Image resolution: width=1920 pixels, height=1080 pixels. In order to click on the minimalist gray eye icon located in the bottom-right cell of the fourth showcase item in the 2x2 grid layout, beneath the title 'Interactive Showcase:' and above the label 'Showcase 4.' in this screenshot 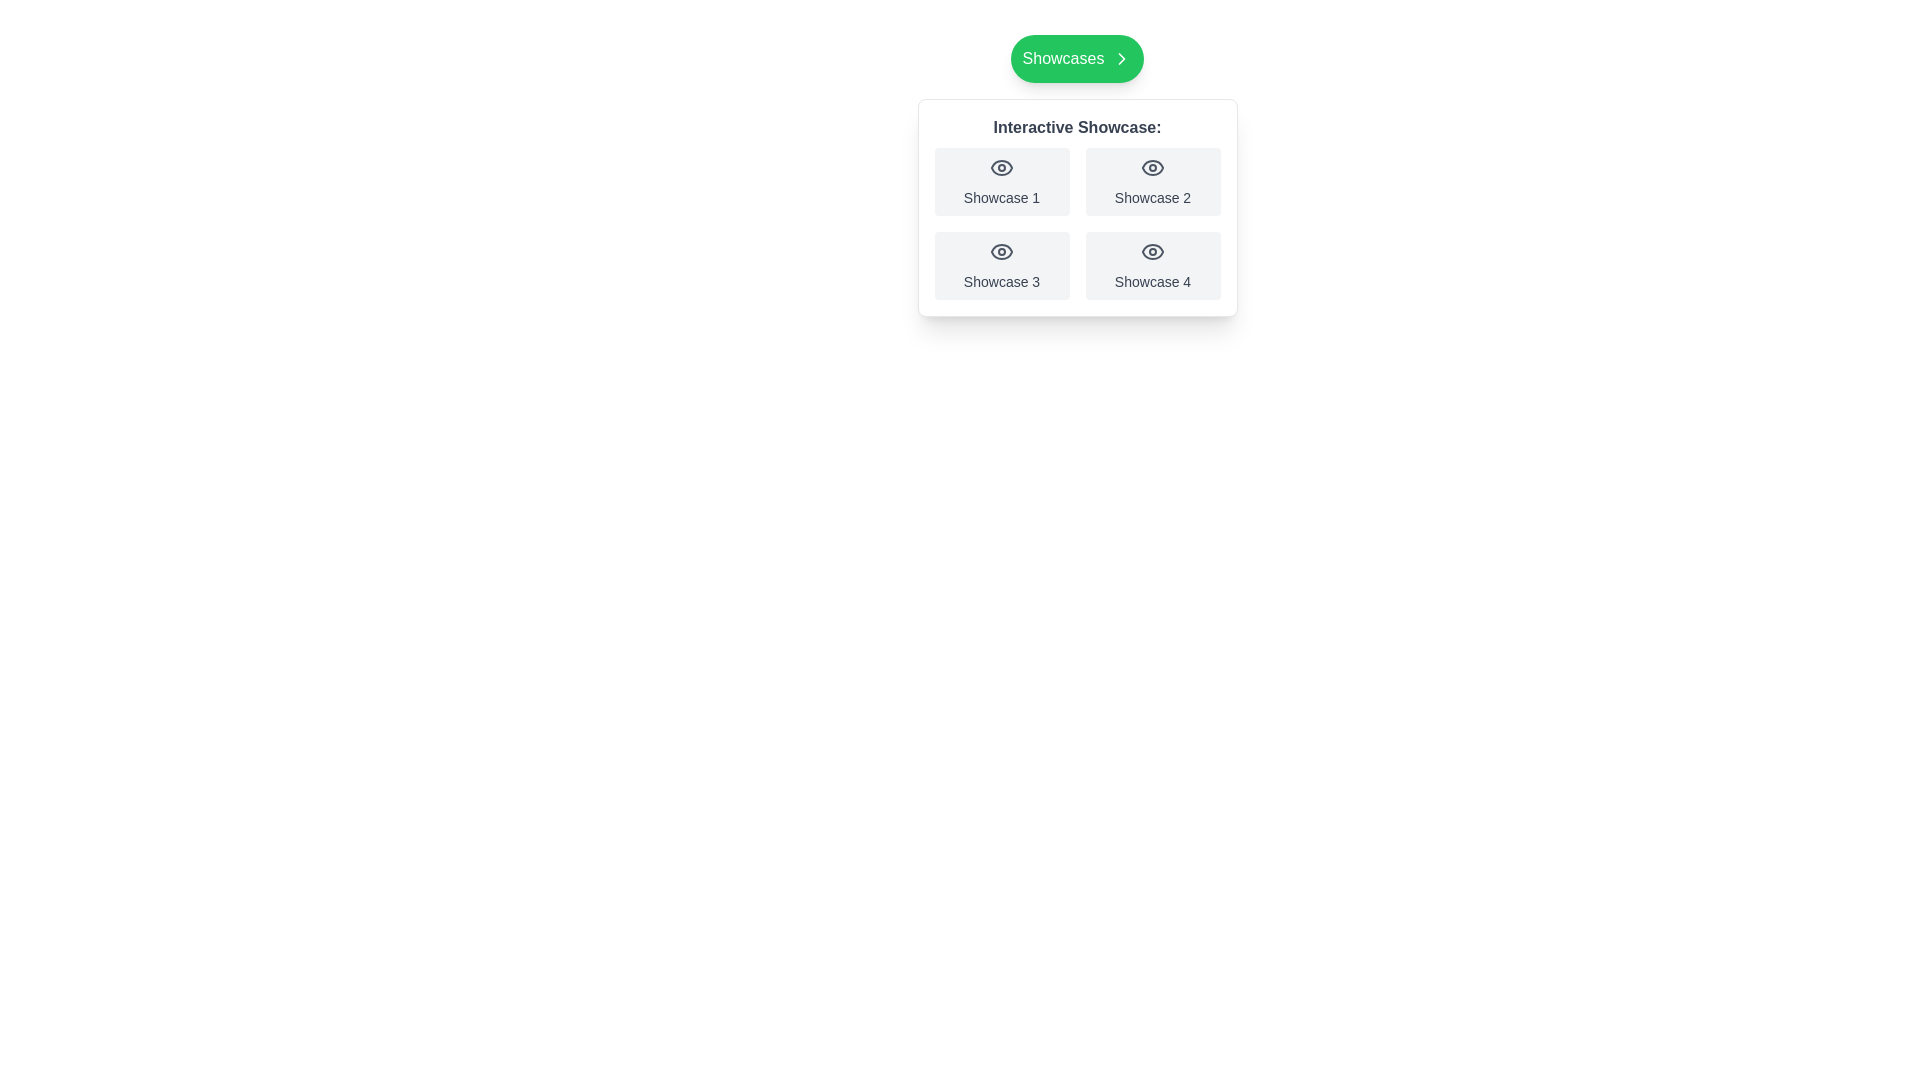, I will do `click(1152, 250)`.